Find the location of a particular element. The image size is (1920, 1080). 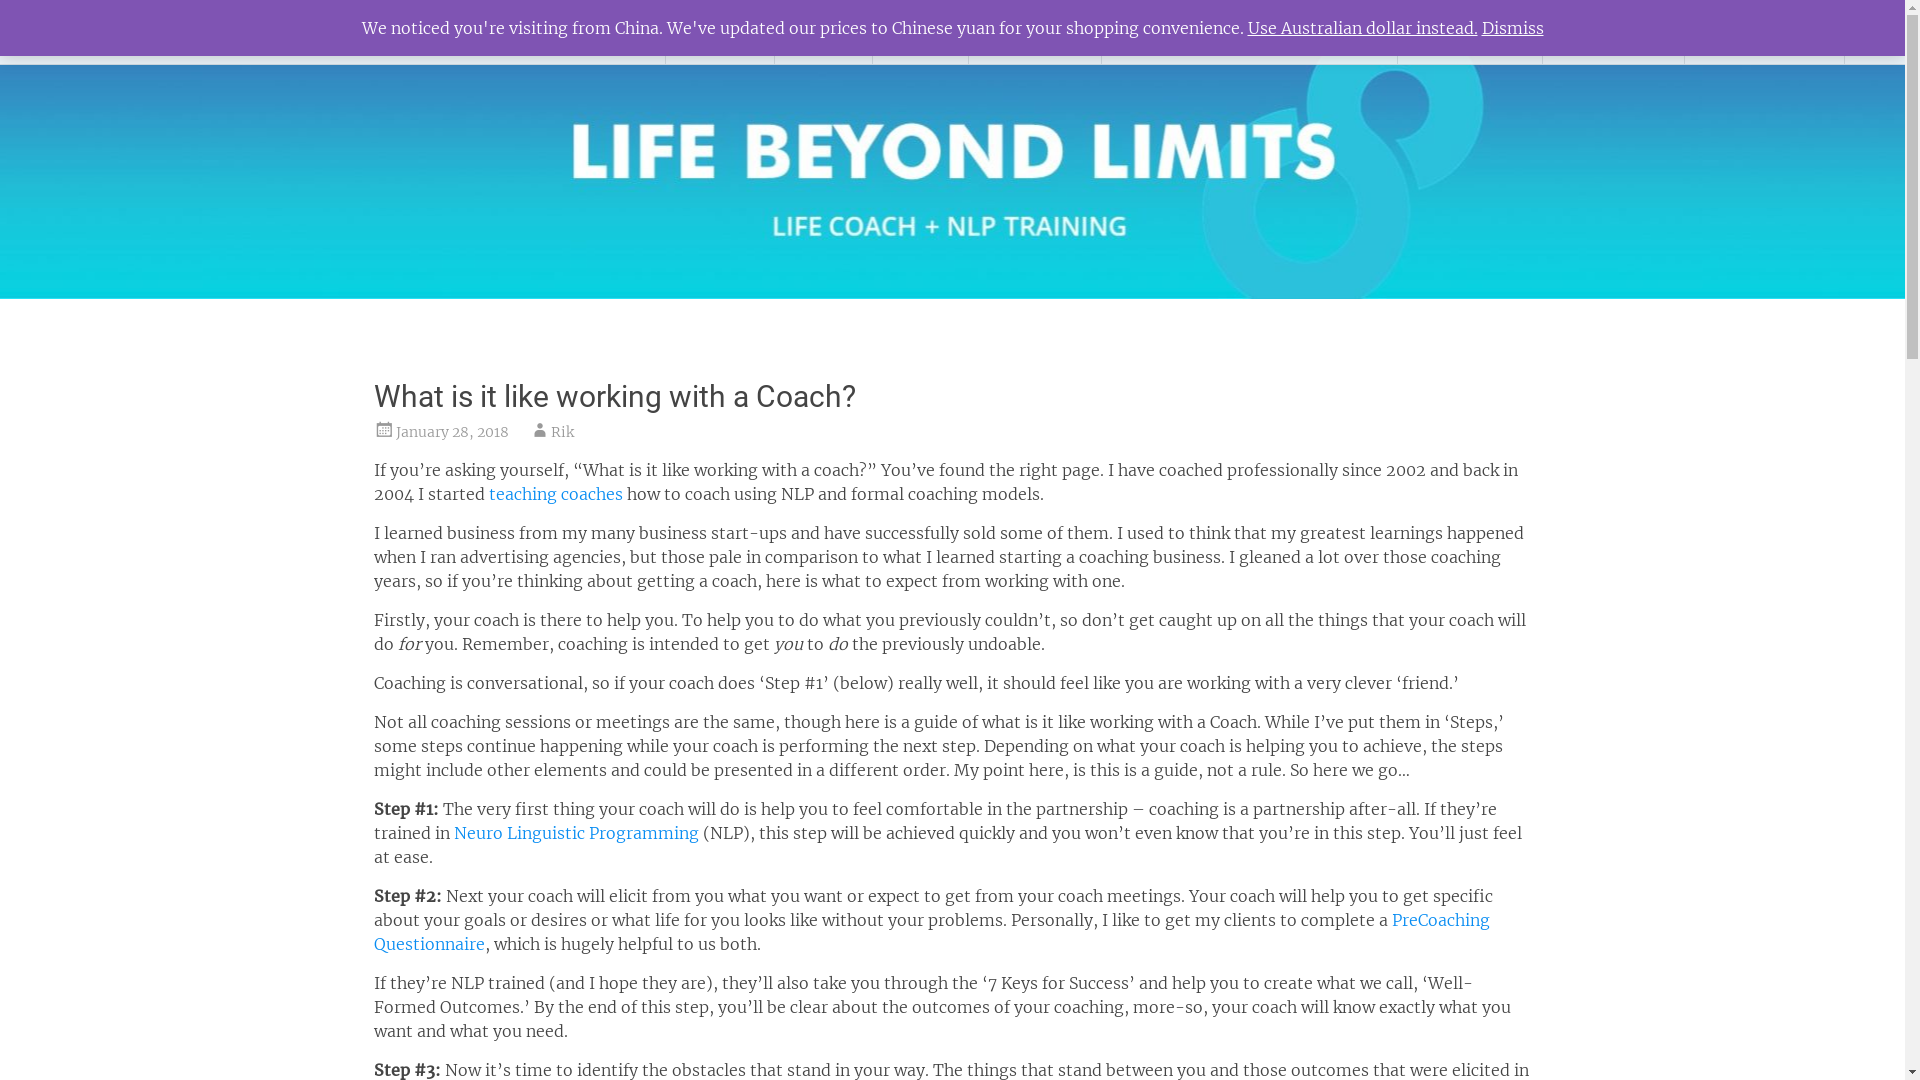

'CONTACT US' is located at coordinates (1764, 31).